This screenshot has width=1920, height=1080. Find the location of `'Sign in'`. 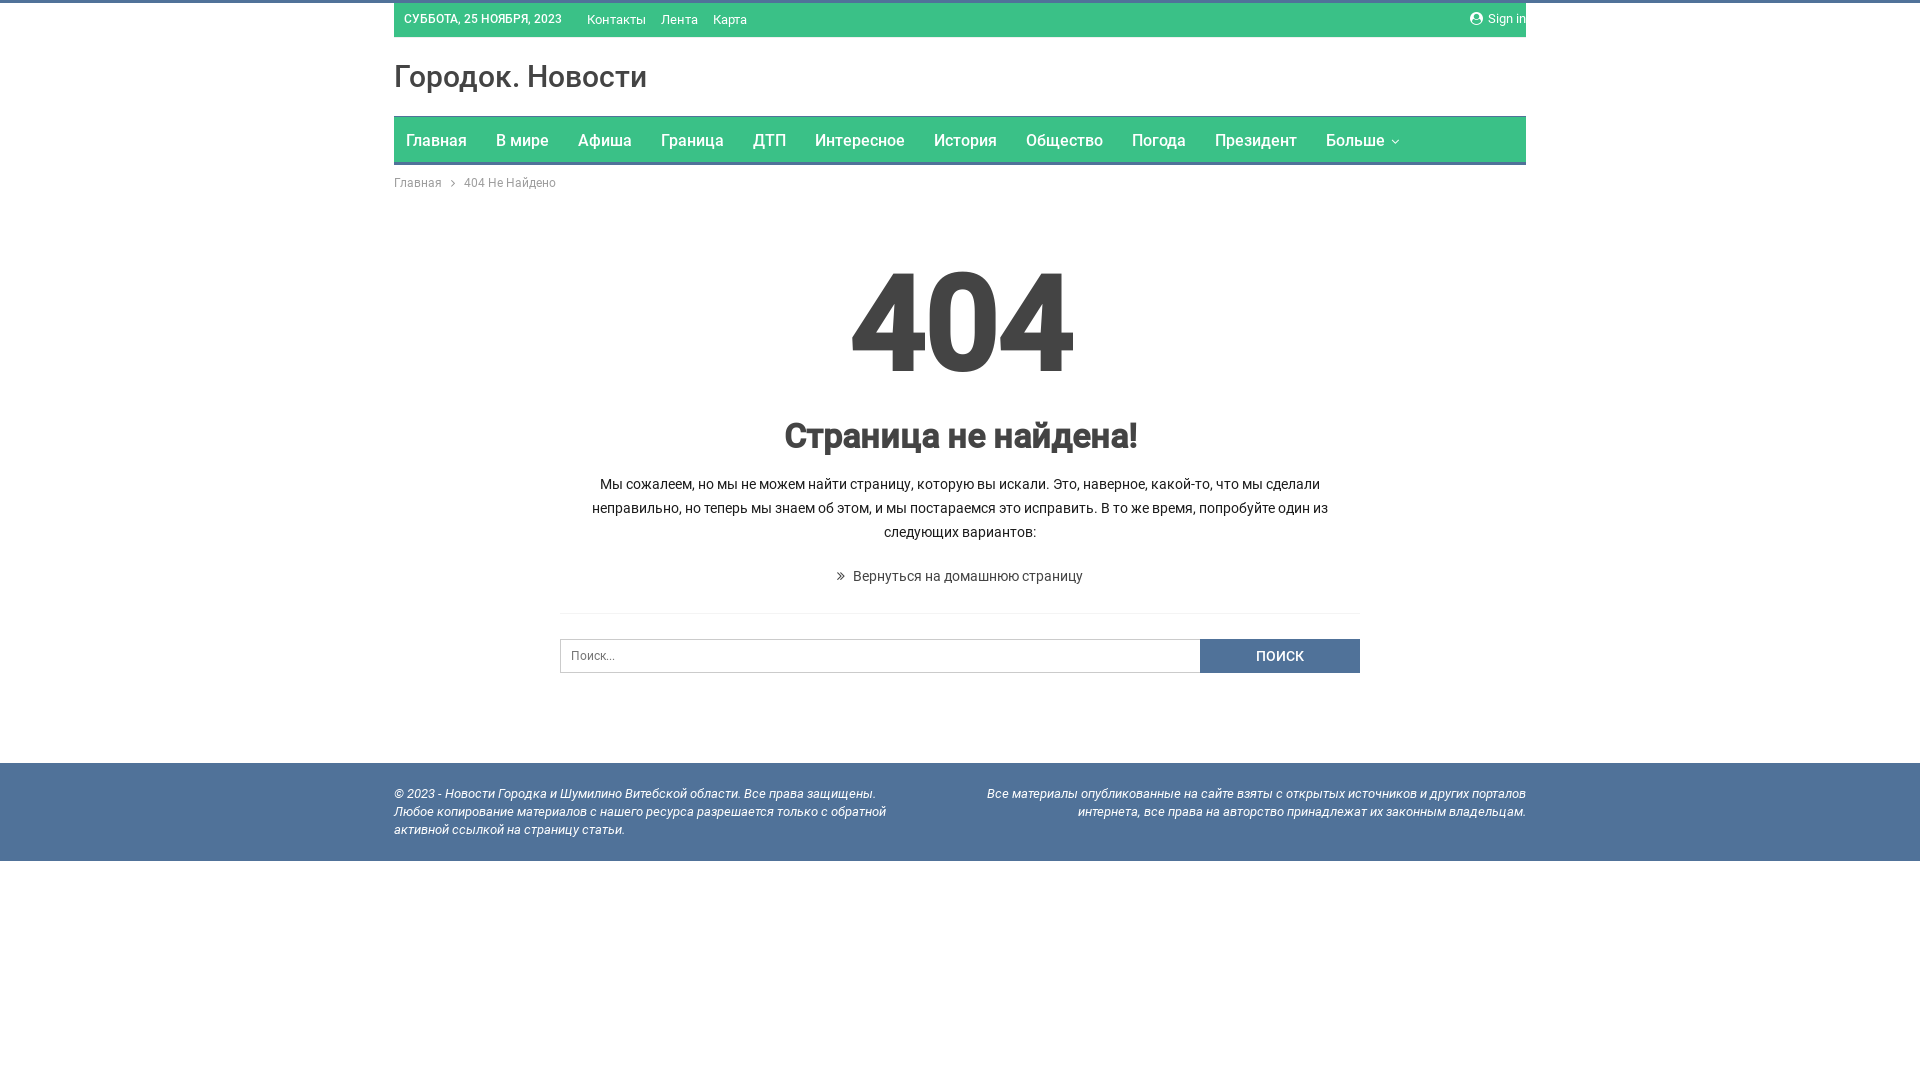

'Sign in' is located at coordinates (1497, 19).